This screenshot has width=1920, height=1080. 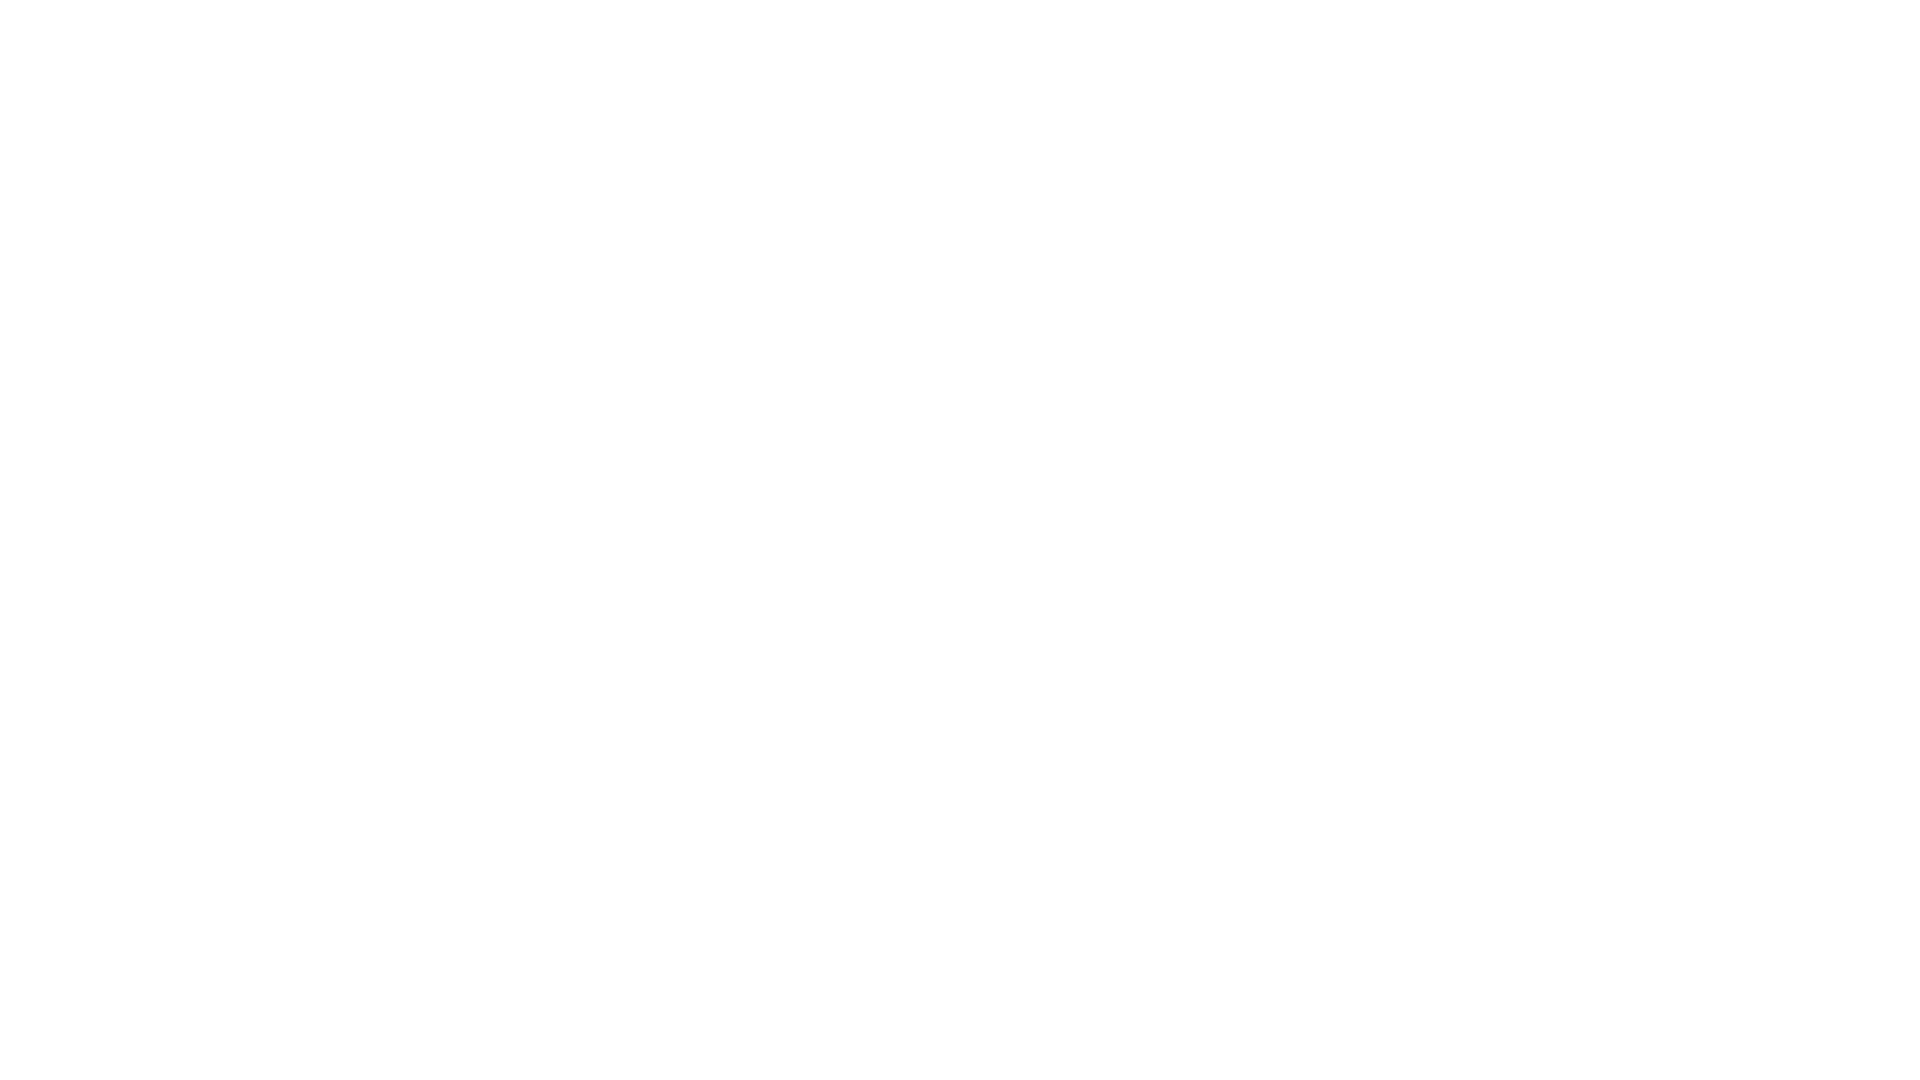 What do you see at coordinates (944, 153) in the screenshot?
I see `L'ECOLE` at bounding box center [944, 153].